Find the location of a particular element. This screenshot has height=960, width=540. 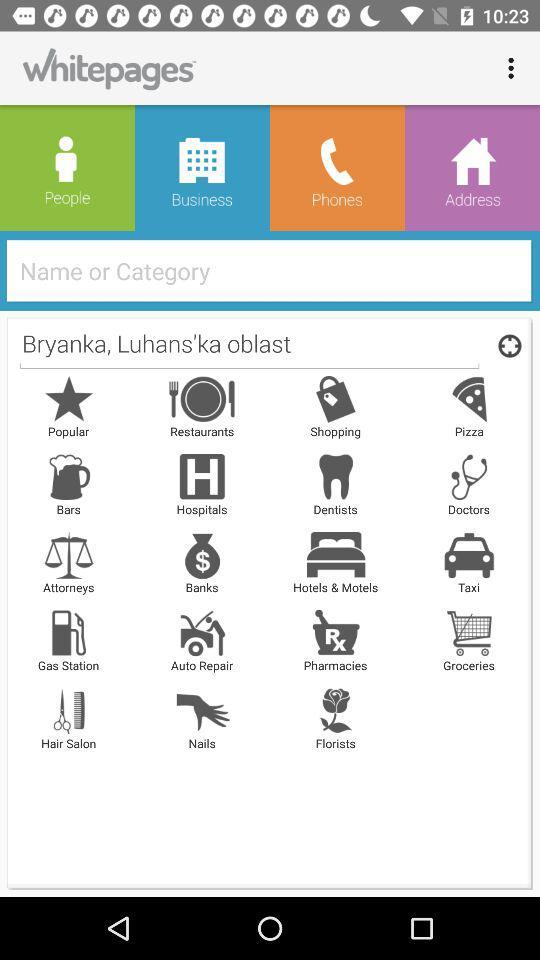

icon above the bryanka luhans ka icon is located at coordinates (275, 269).